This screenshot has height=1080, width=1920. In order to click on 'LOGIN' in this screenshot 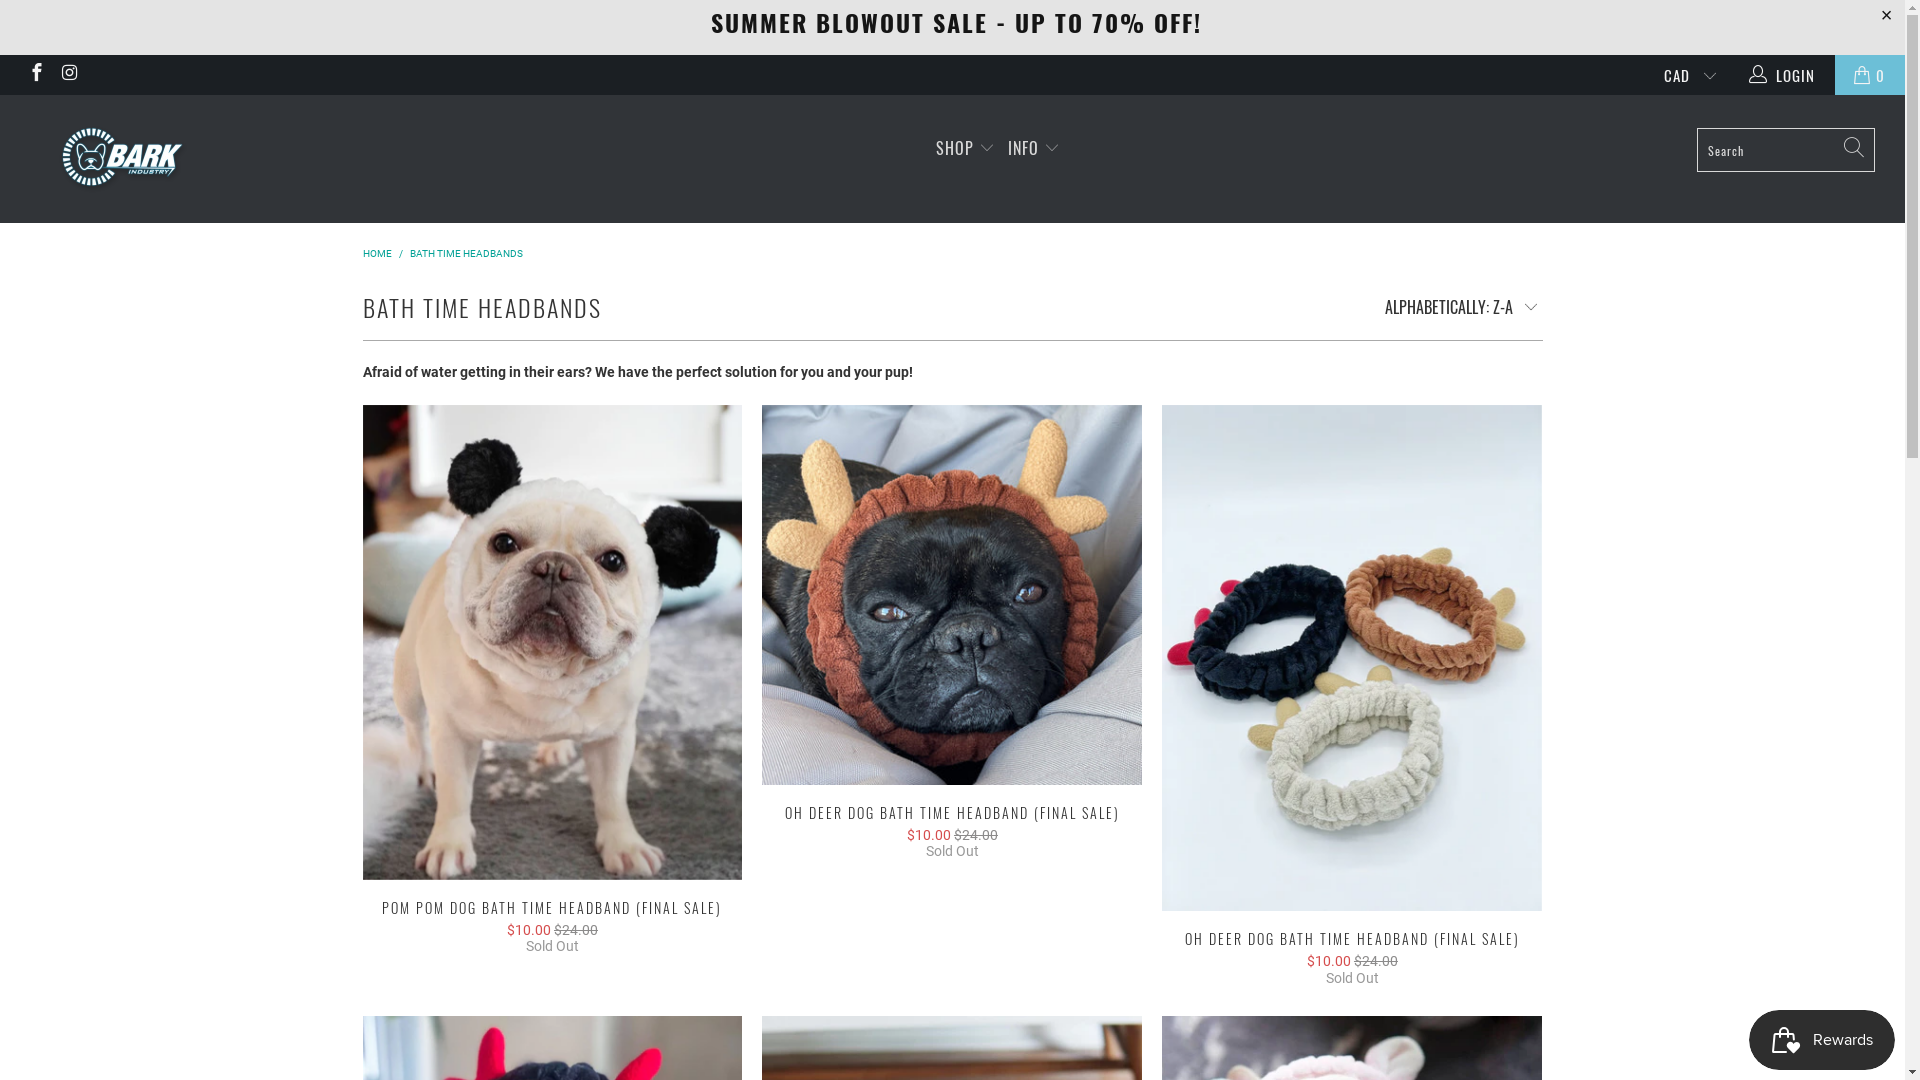, I will do `click(1784, 73)`.